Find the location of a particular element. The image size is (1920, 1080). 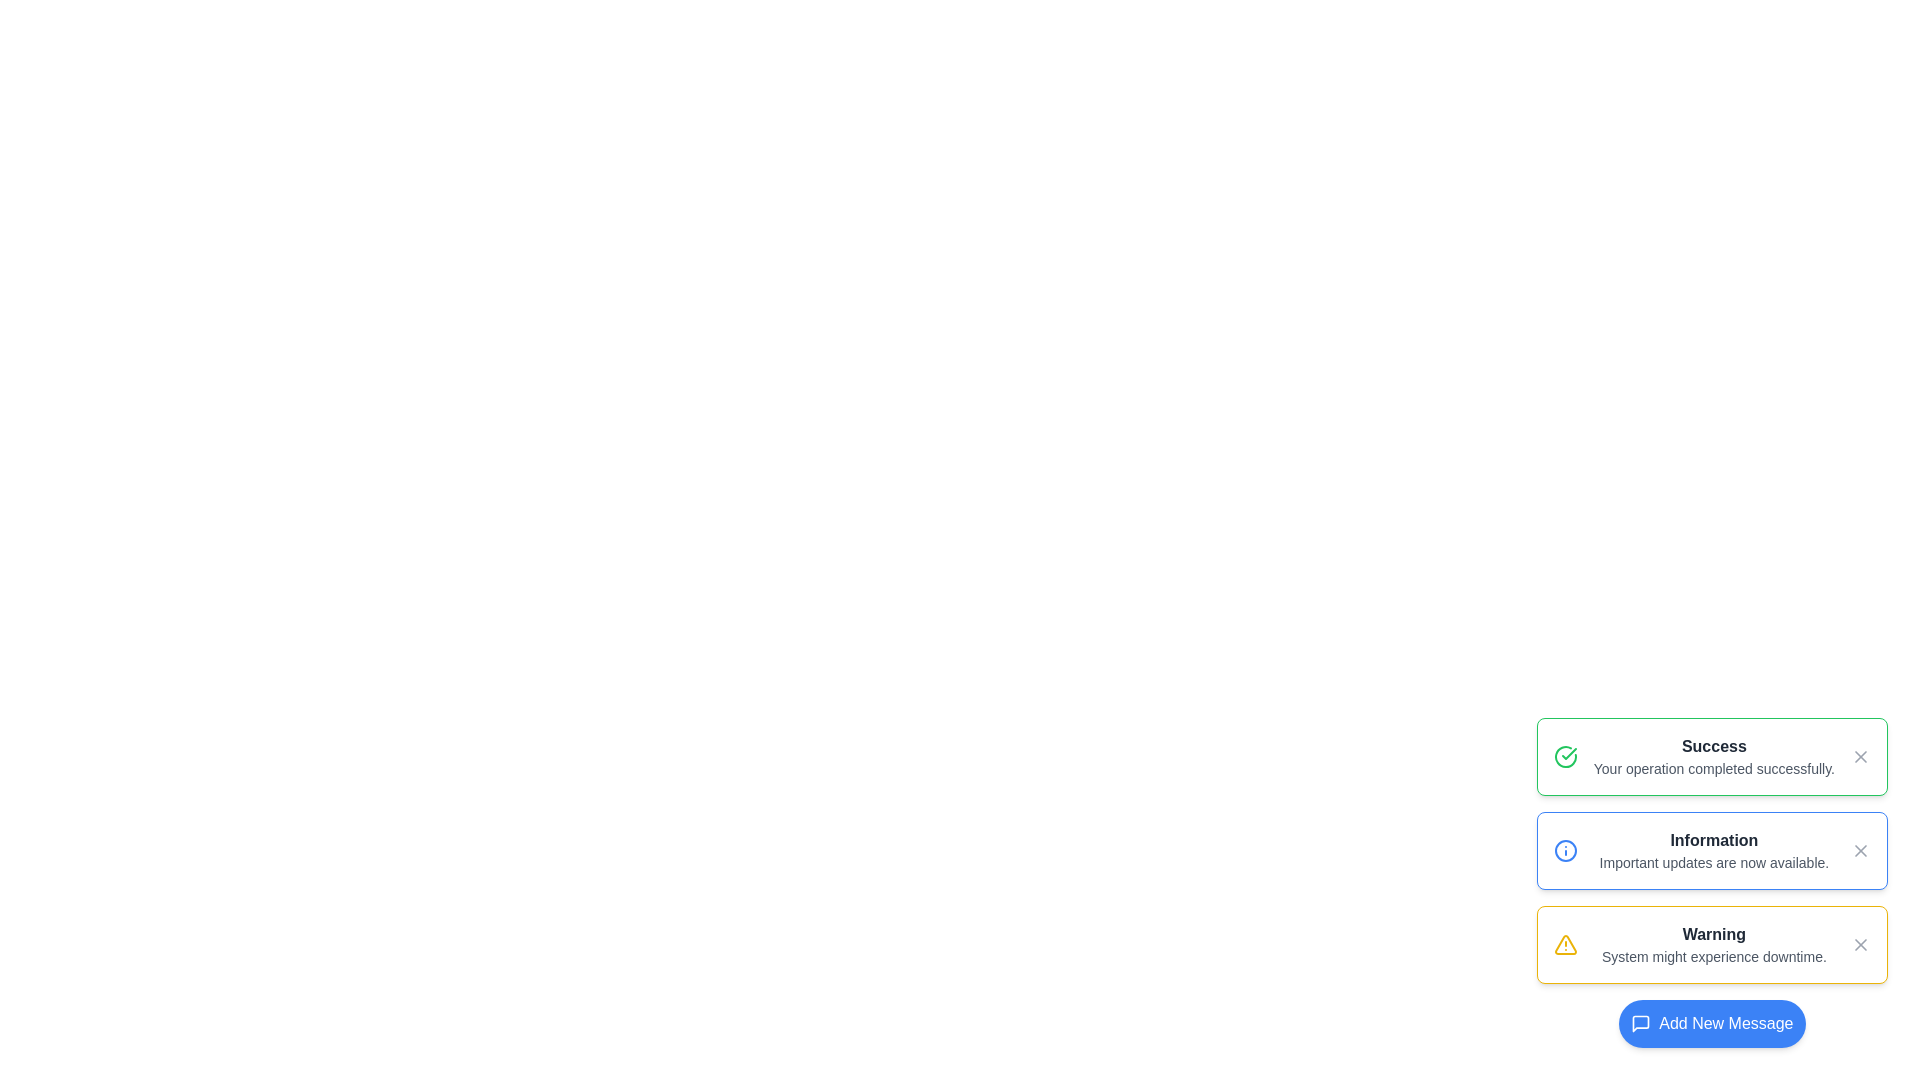

the information icon, which is styled as a blue circle with an 'i' in the center, located in the second notification card titled 'Information.' is located at coordinates (1564, 851).